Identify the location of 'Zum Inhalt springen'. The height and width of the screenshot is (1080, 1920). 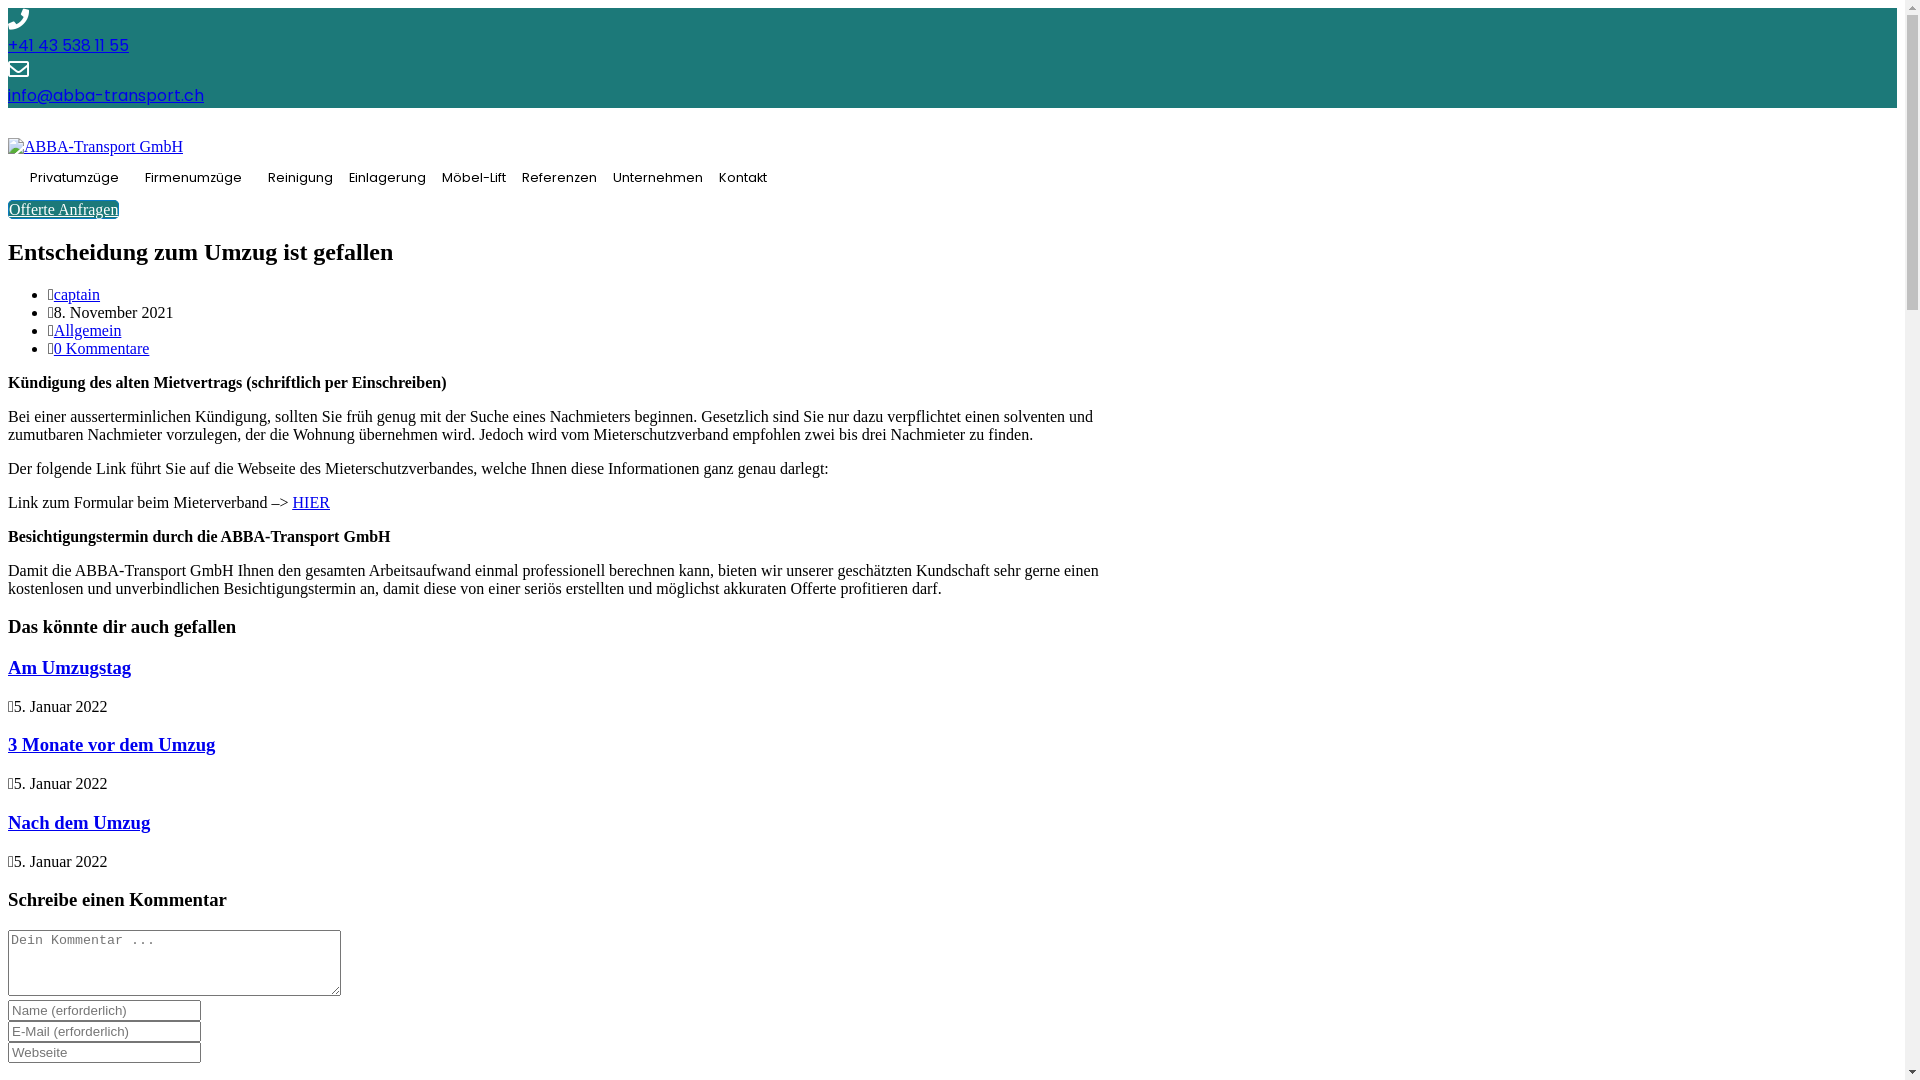
(7, 7).